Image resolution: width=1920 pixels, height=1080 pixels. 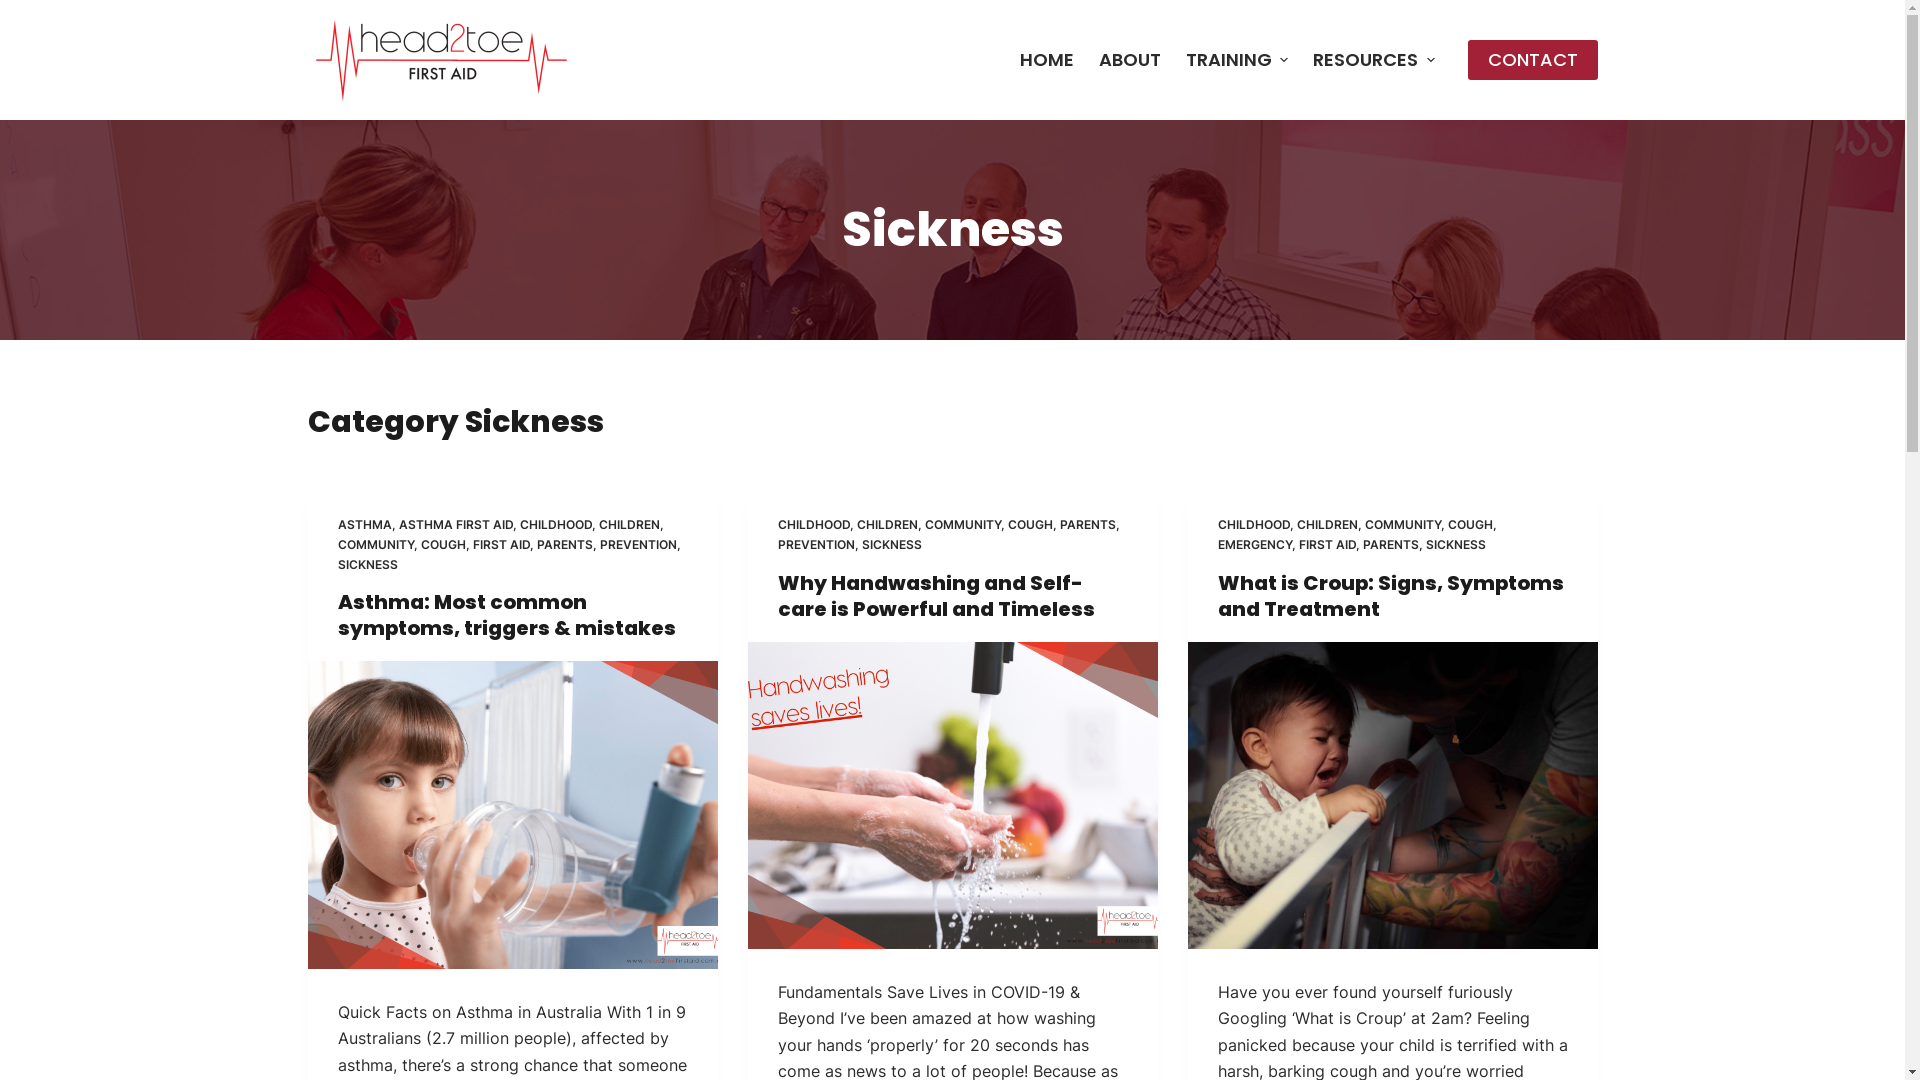 I want to click on 'HOME', so click(x=1007, y=59).